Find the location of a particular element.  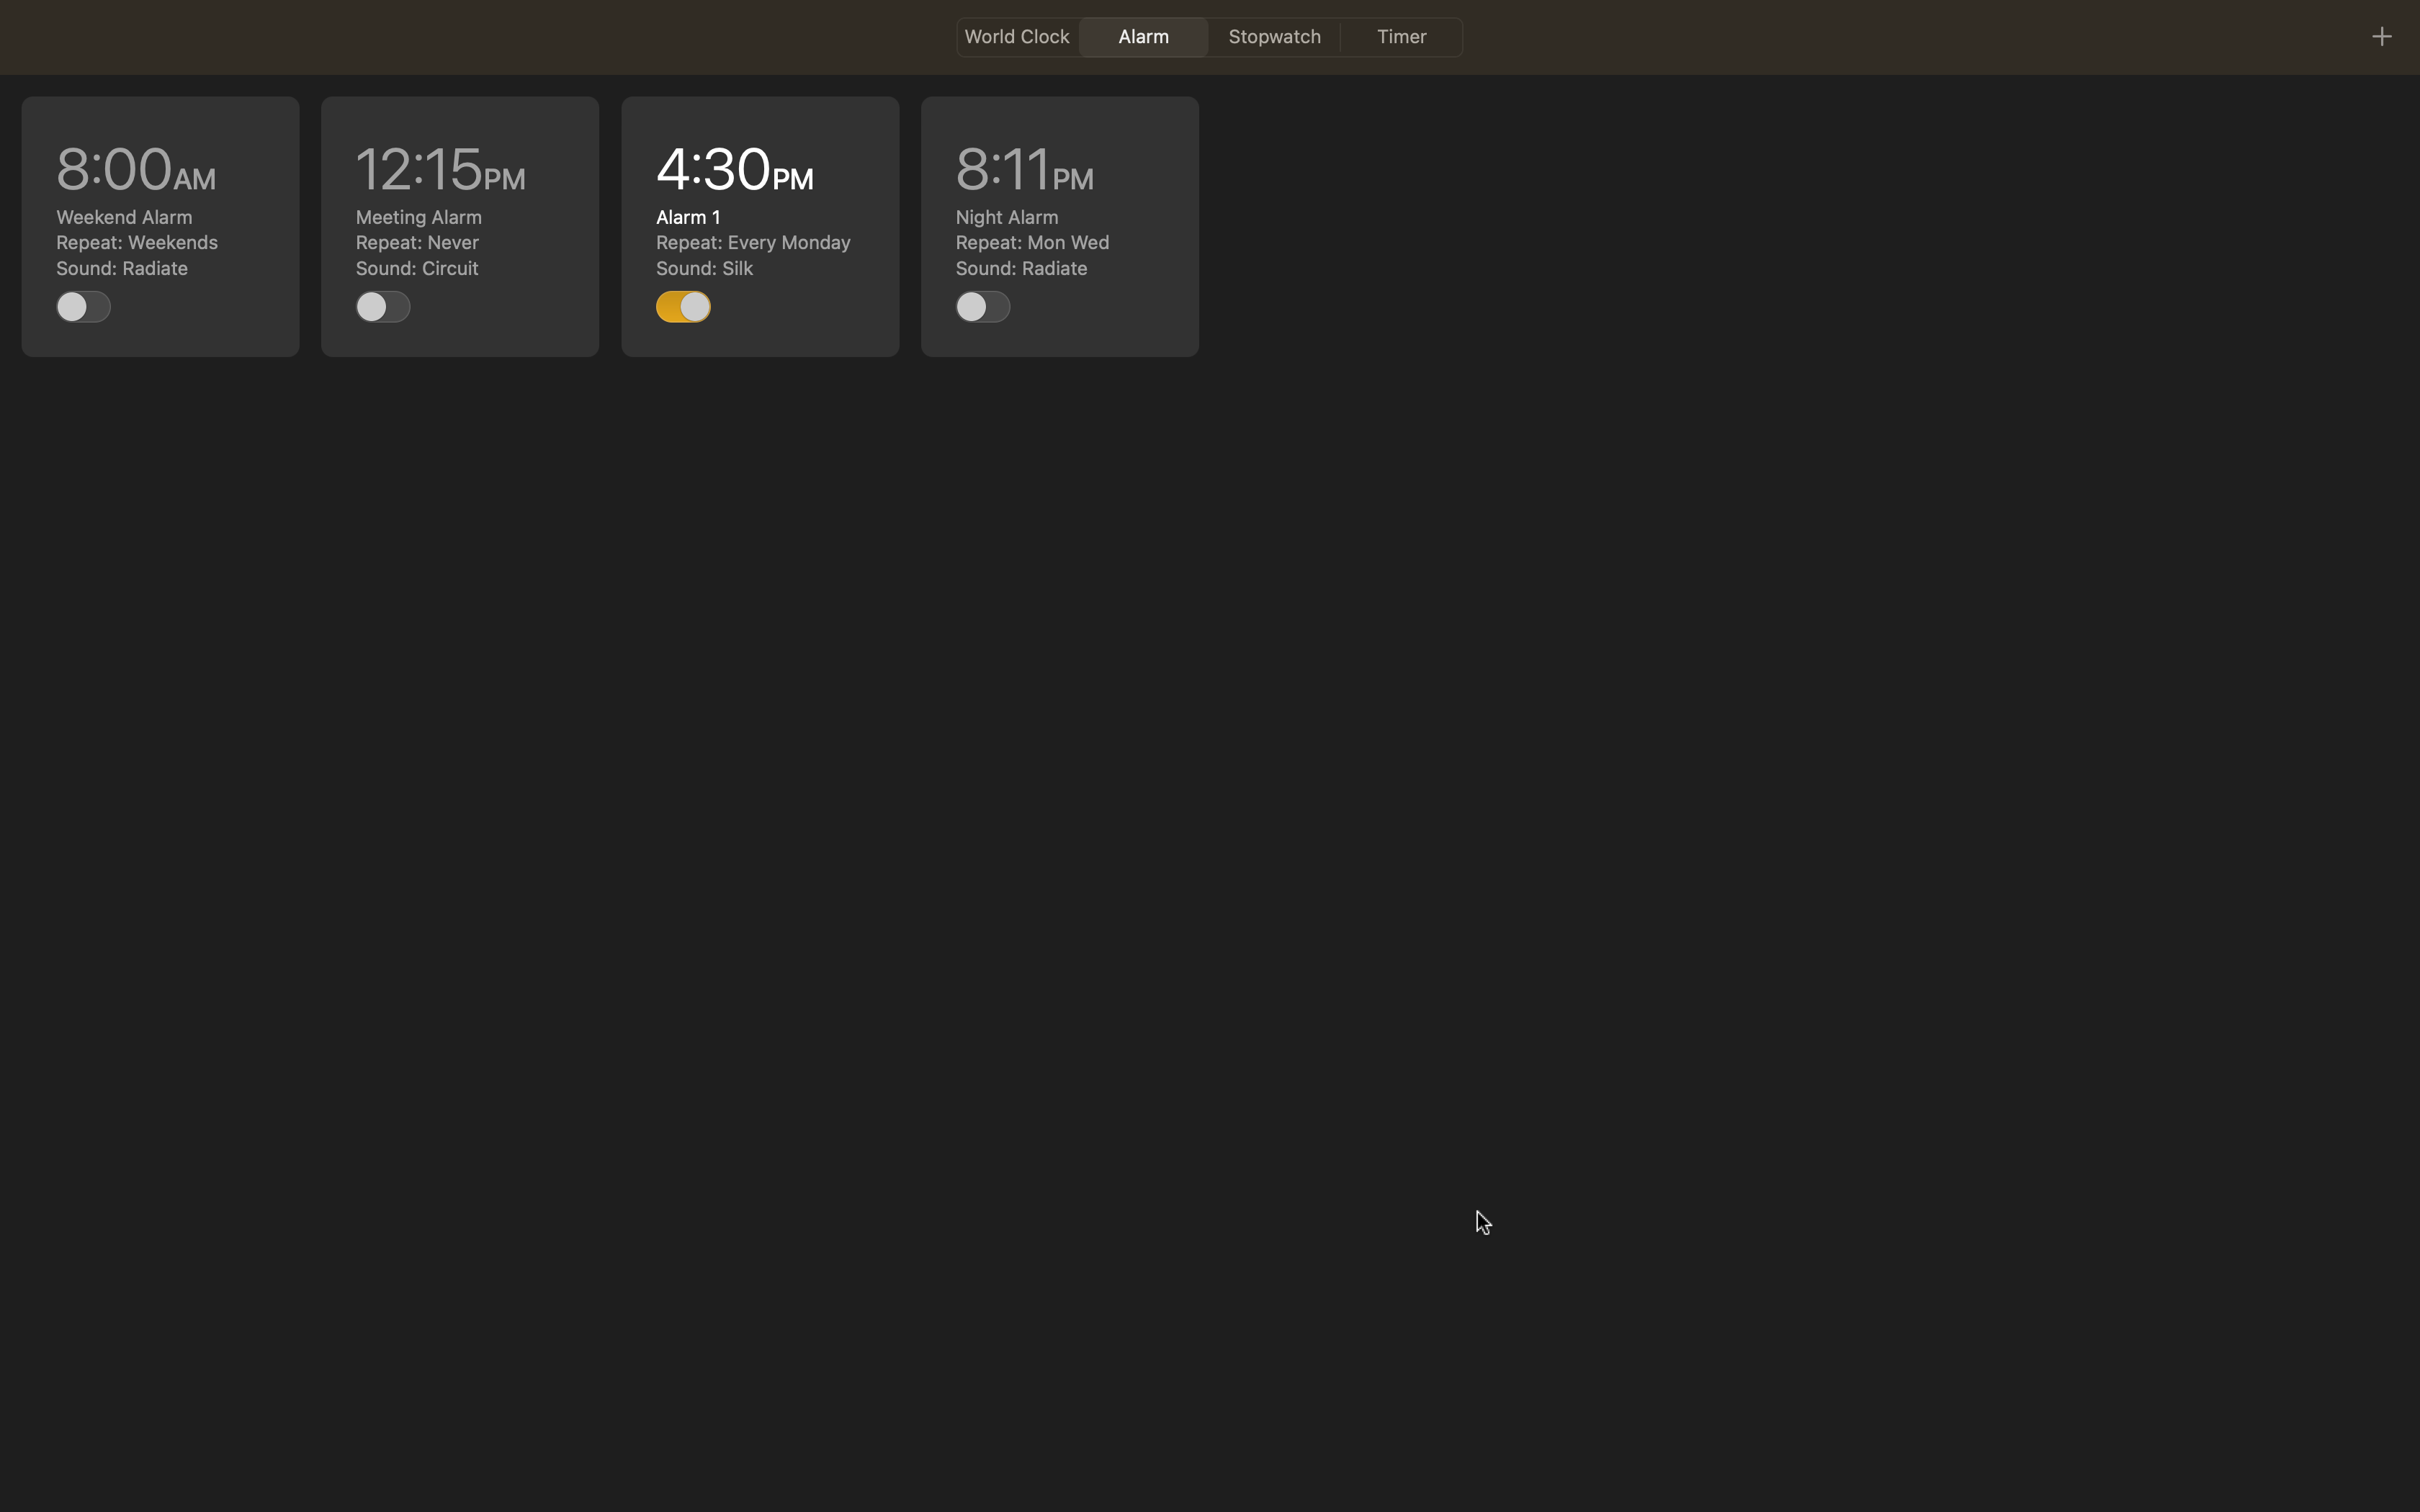

on the "+" button is located at coordinates (2380, 35).